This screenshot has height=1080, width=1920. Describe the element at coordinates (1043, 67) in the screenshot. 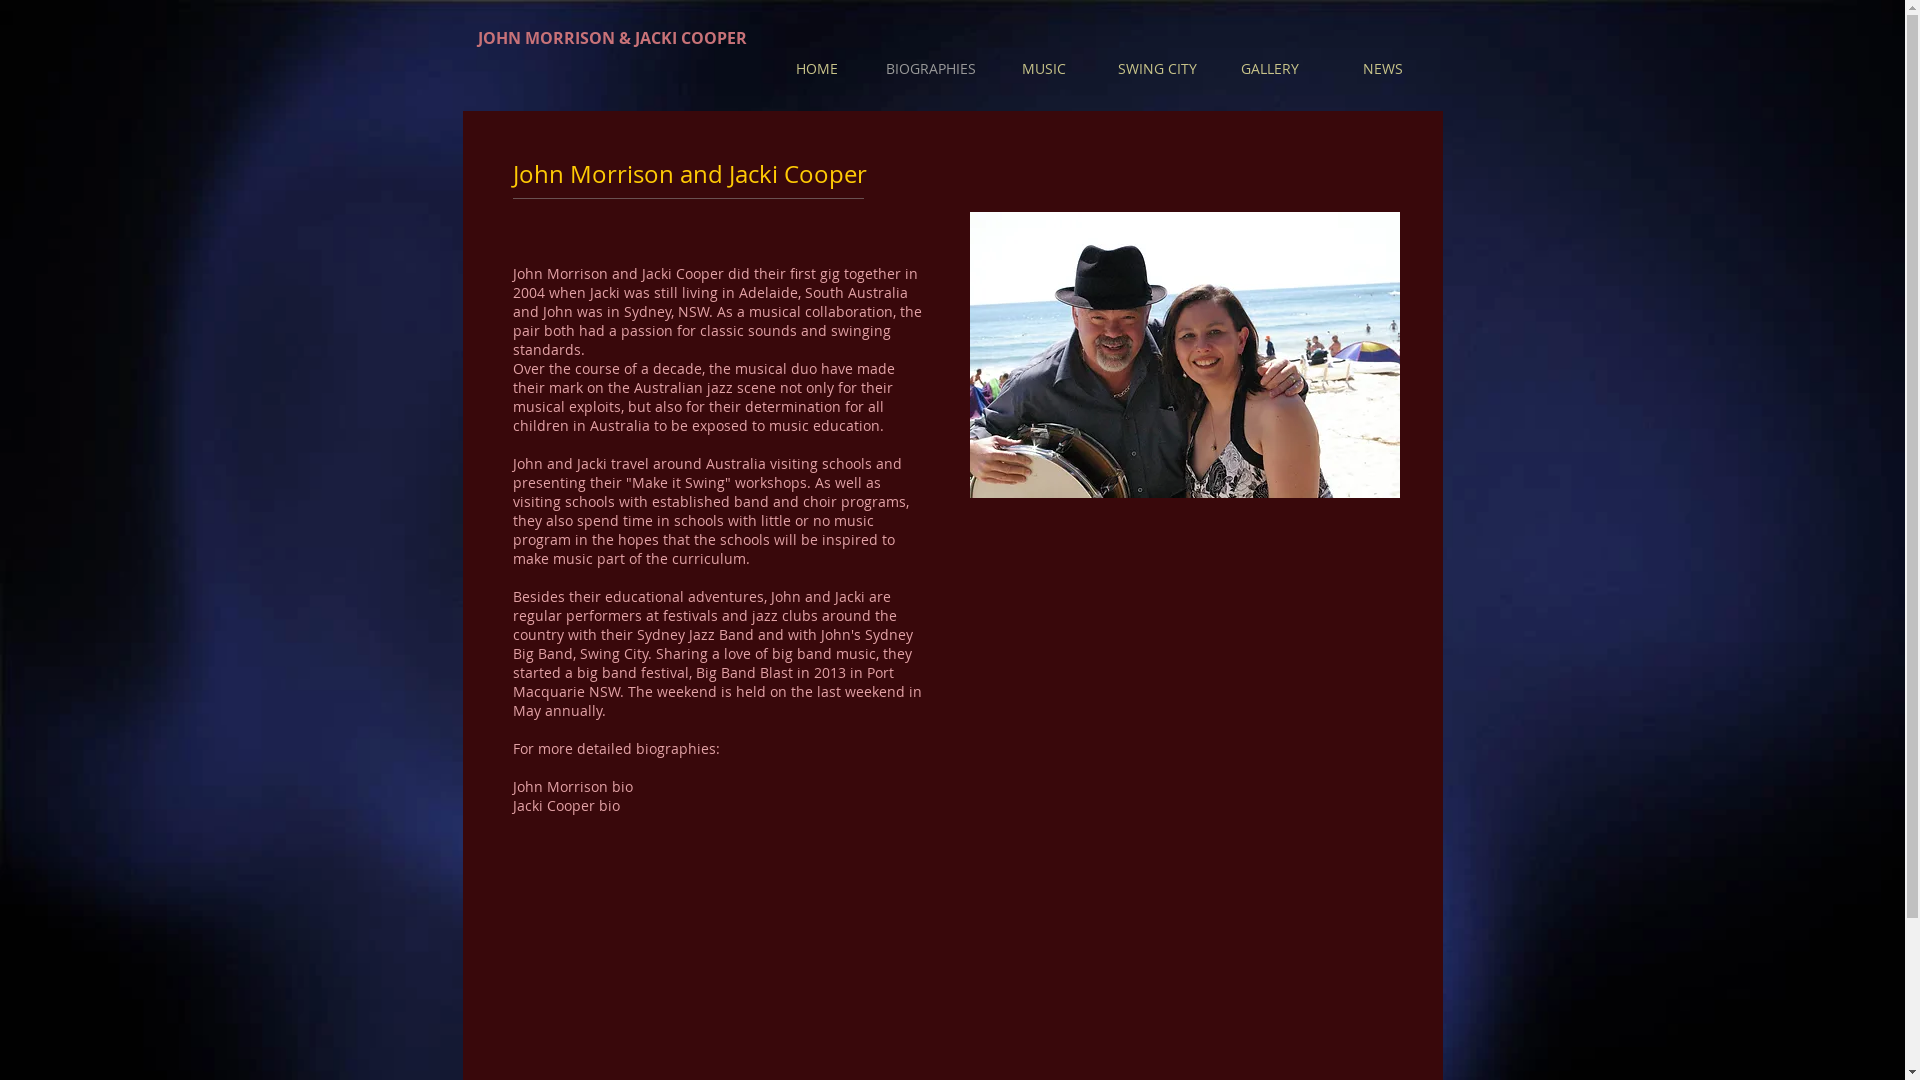

I see `'MUSIC'` at that location.